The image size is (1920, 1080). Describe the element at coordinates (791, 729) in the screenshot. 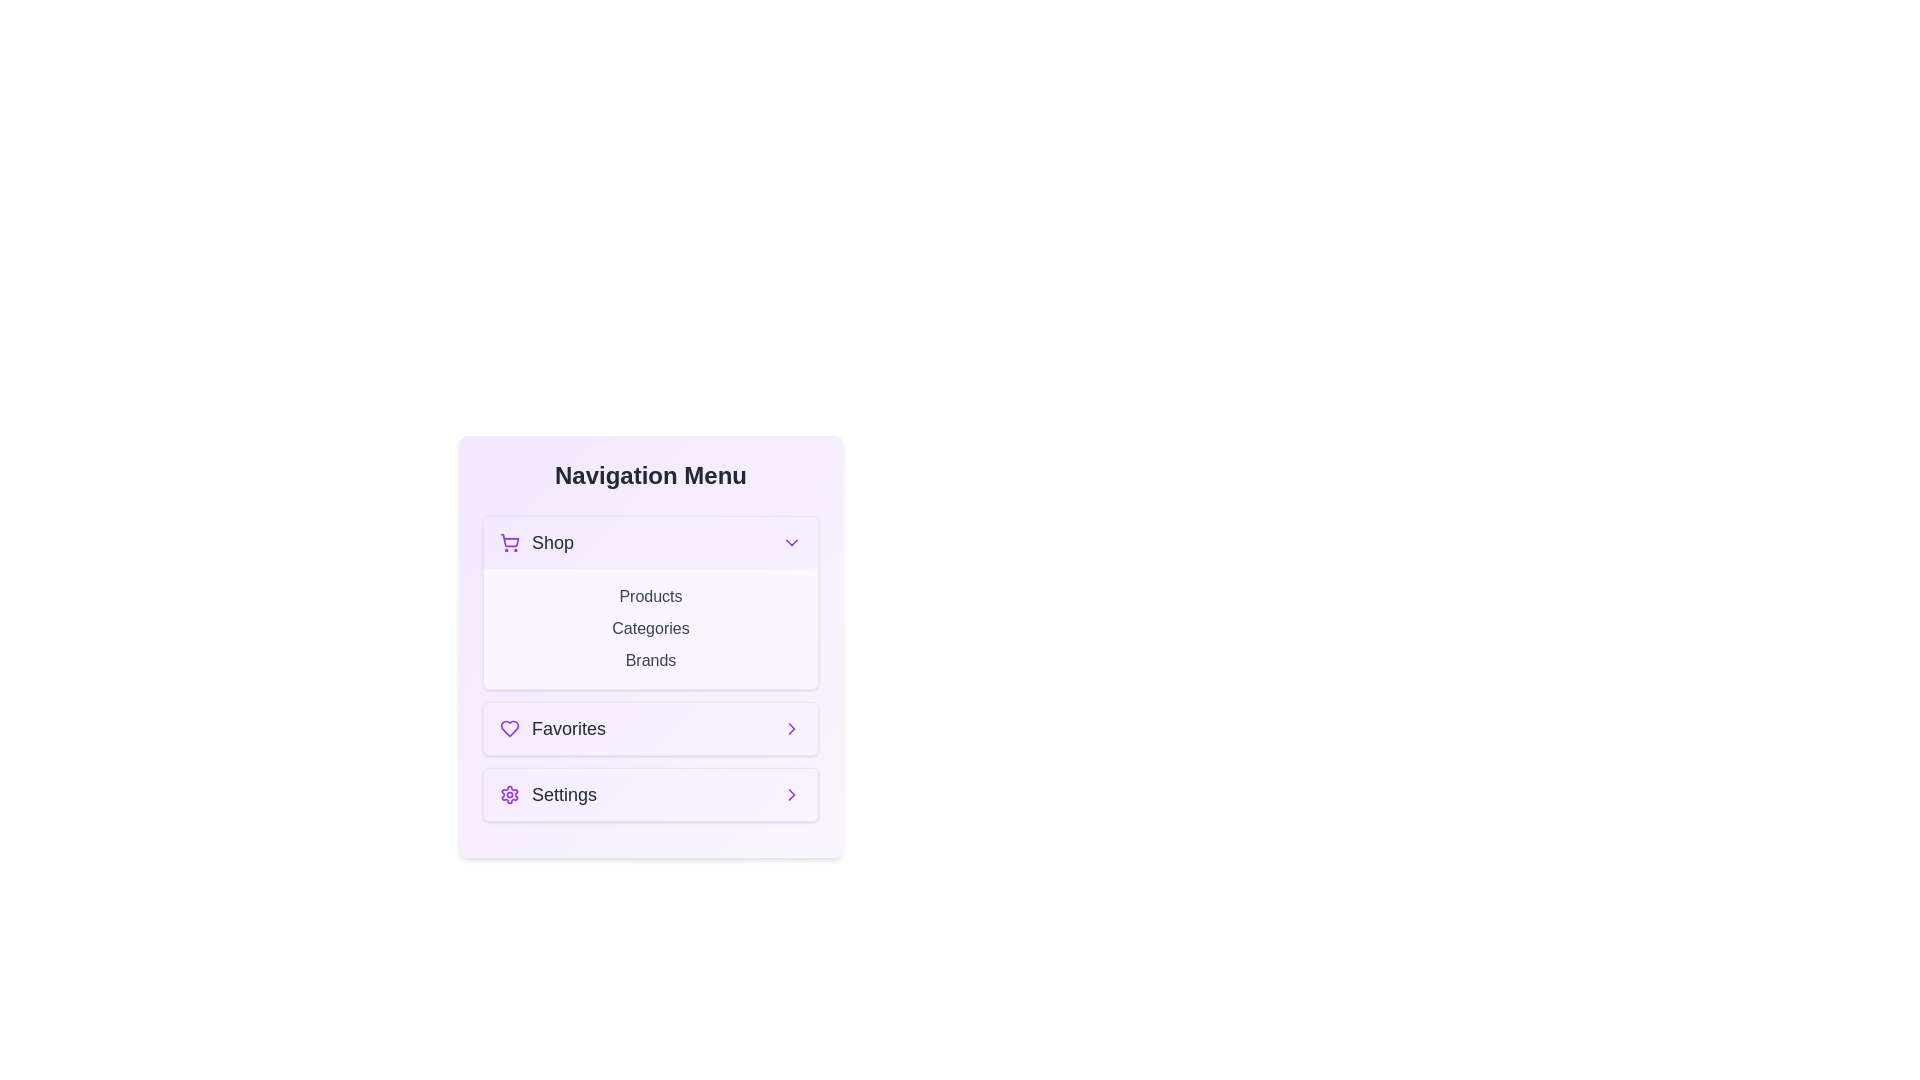

I see `the right-pointing chevron icon with a thin purple outline located at the far right of the 'Favorites' menu item in the navigation menu` at that location.